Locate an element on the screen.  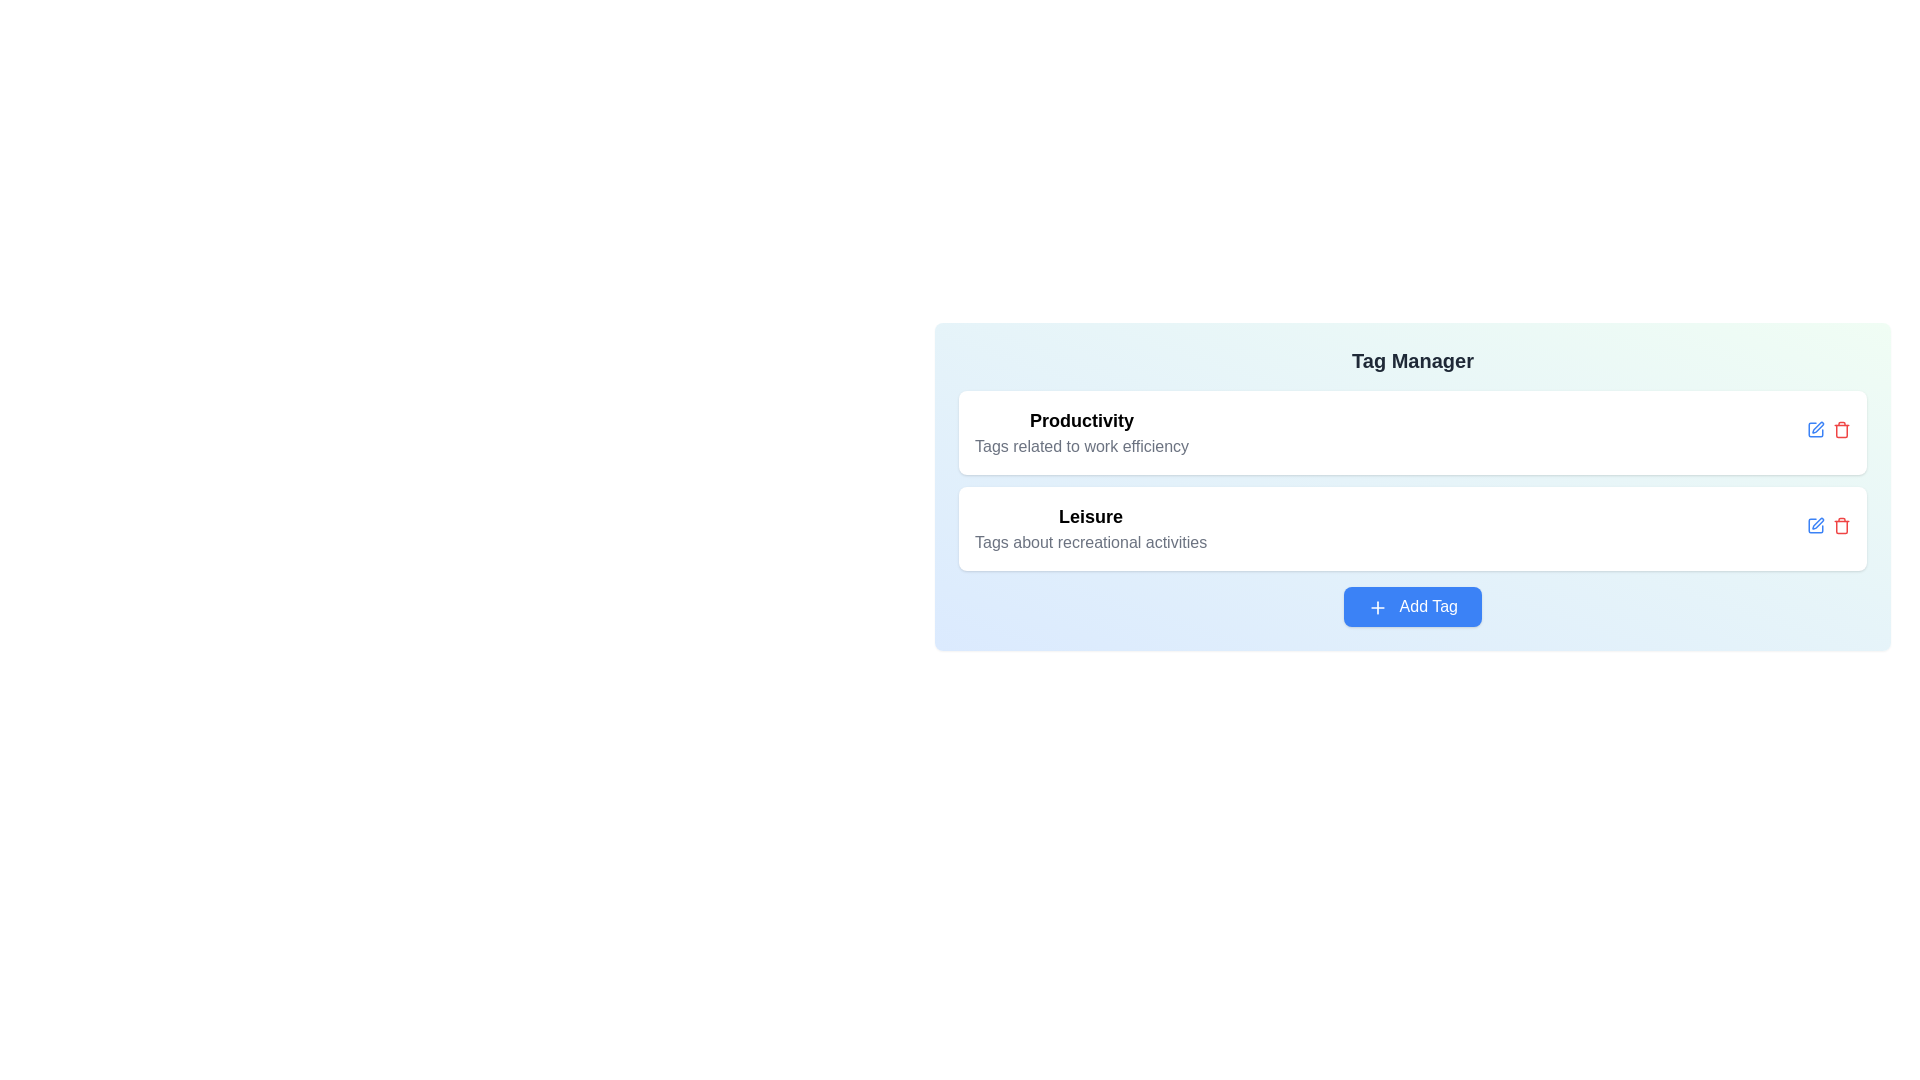
the small blue edit icon located to the immediate right of the label 'Leisure' in the tag management interface to scale the icon slightly is located at coordinates (1815, 524).